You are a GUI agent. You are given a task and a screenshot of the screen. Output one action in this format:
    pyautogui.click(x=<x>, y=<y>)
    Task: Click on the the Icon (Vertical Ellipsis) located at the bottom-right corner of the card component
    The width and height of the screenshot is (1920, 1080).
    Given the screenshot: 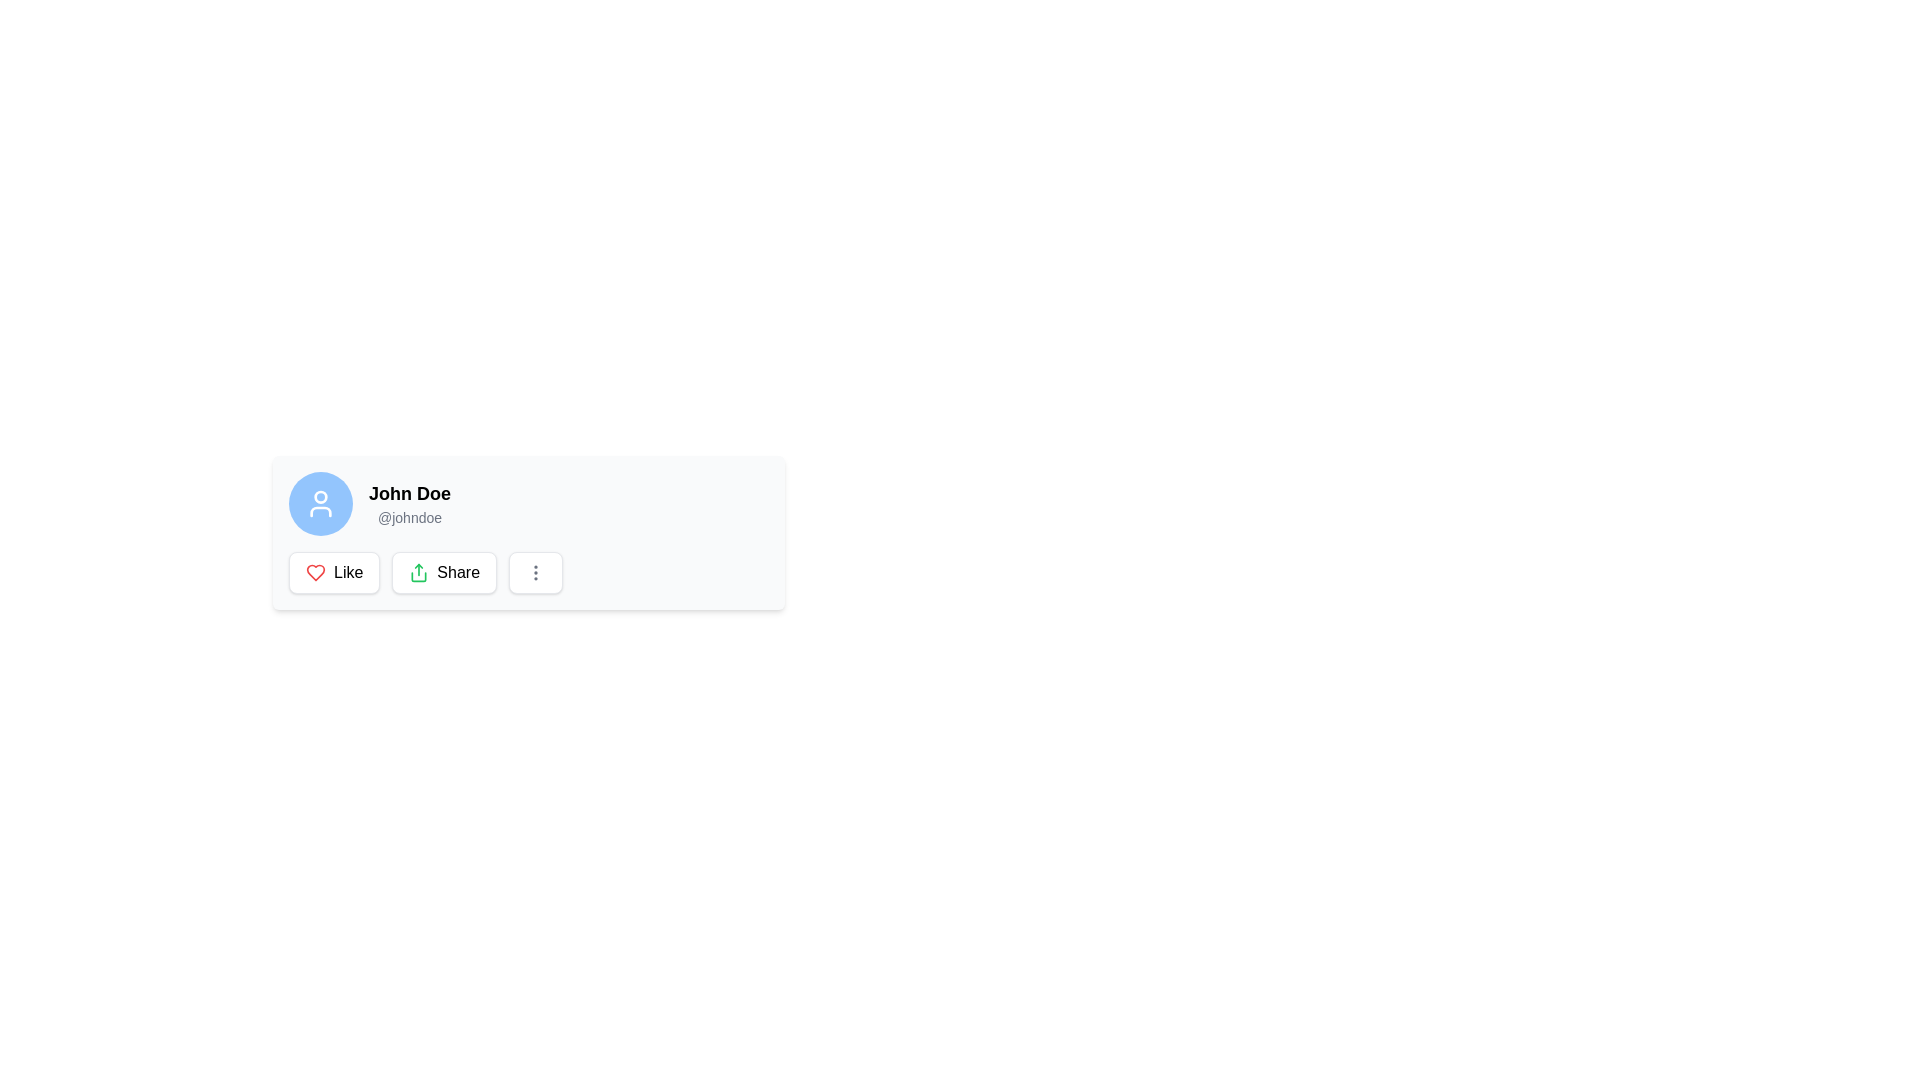 What is the action you would take?
    pyautogui.click(x=536, y=573)
    